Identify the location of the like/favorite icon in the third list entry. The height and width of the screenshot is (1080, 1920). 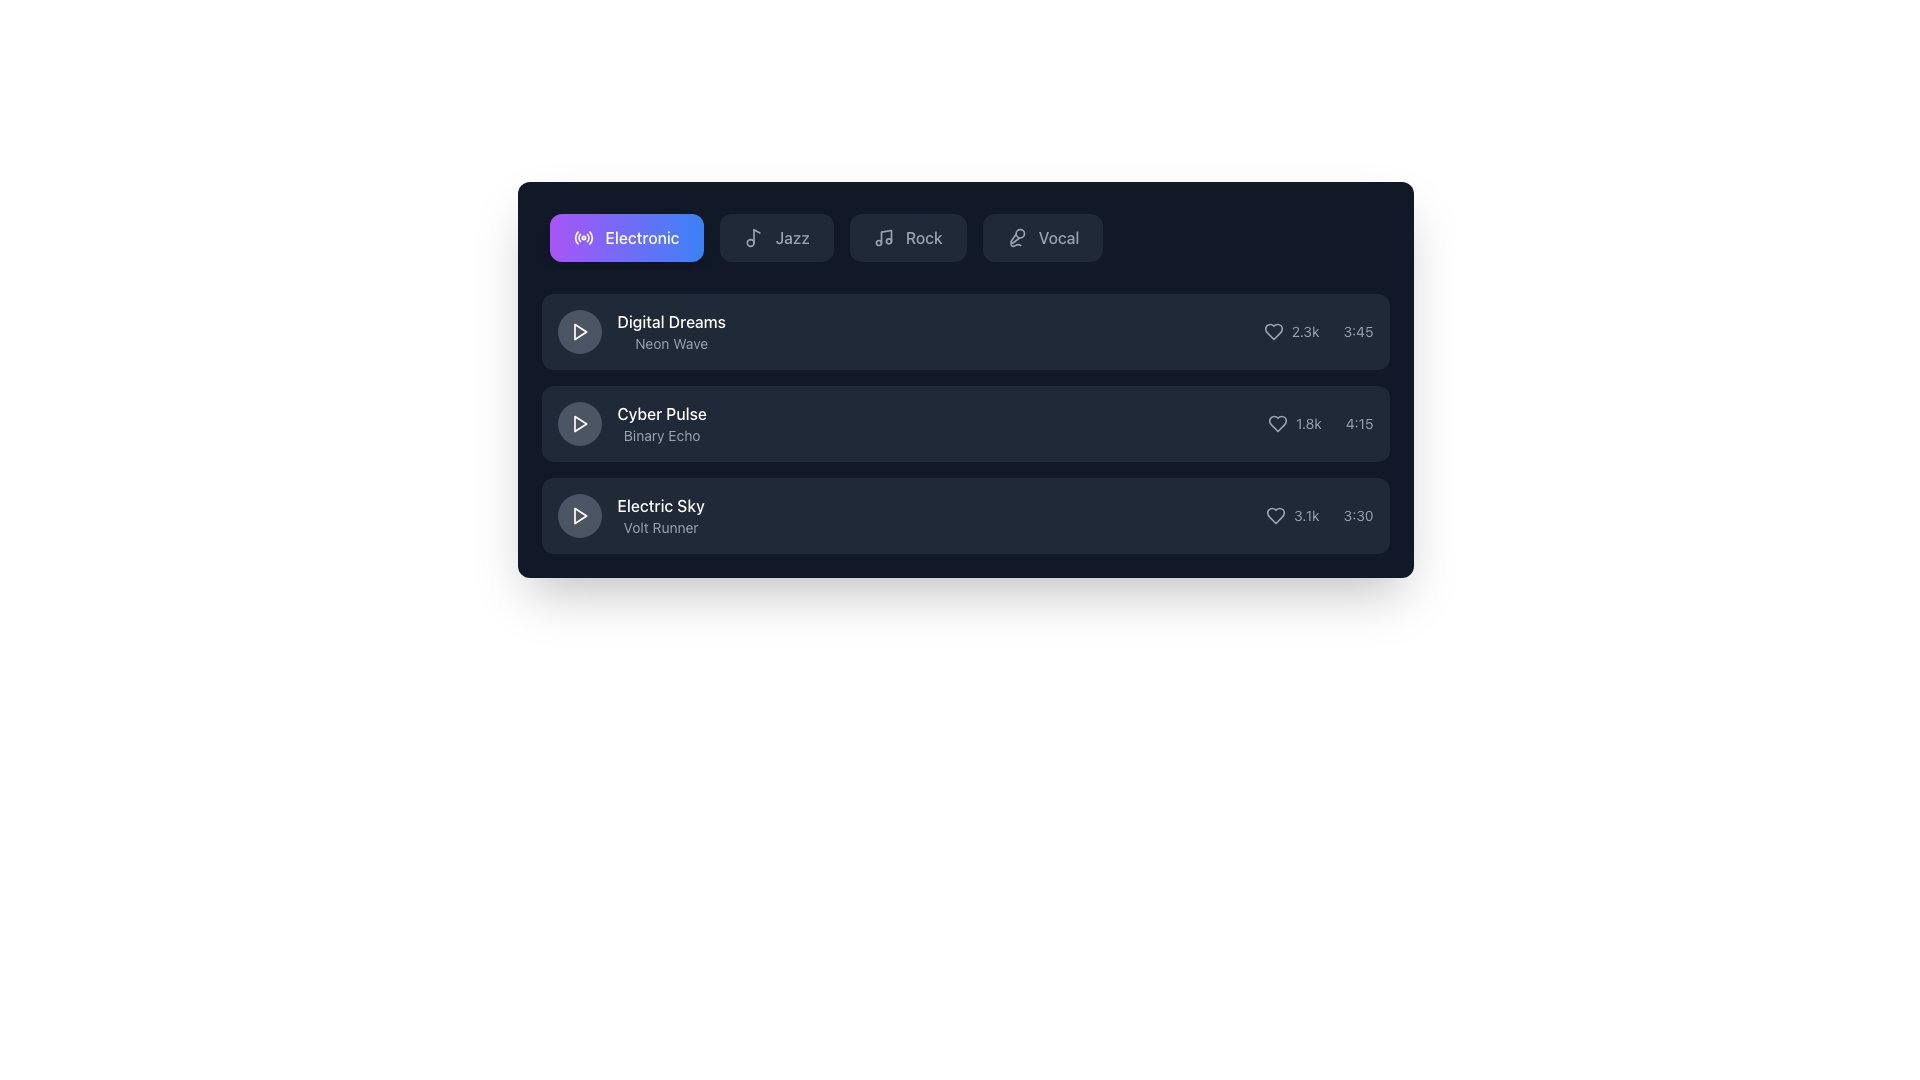
(1275, 515).